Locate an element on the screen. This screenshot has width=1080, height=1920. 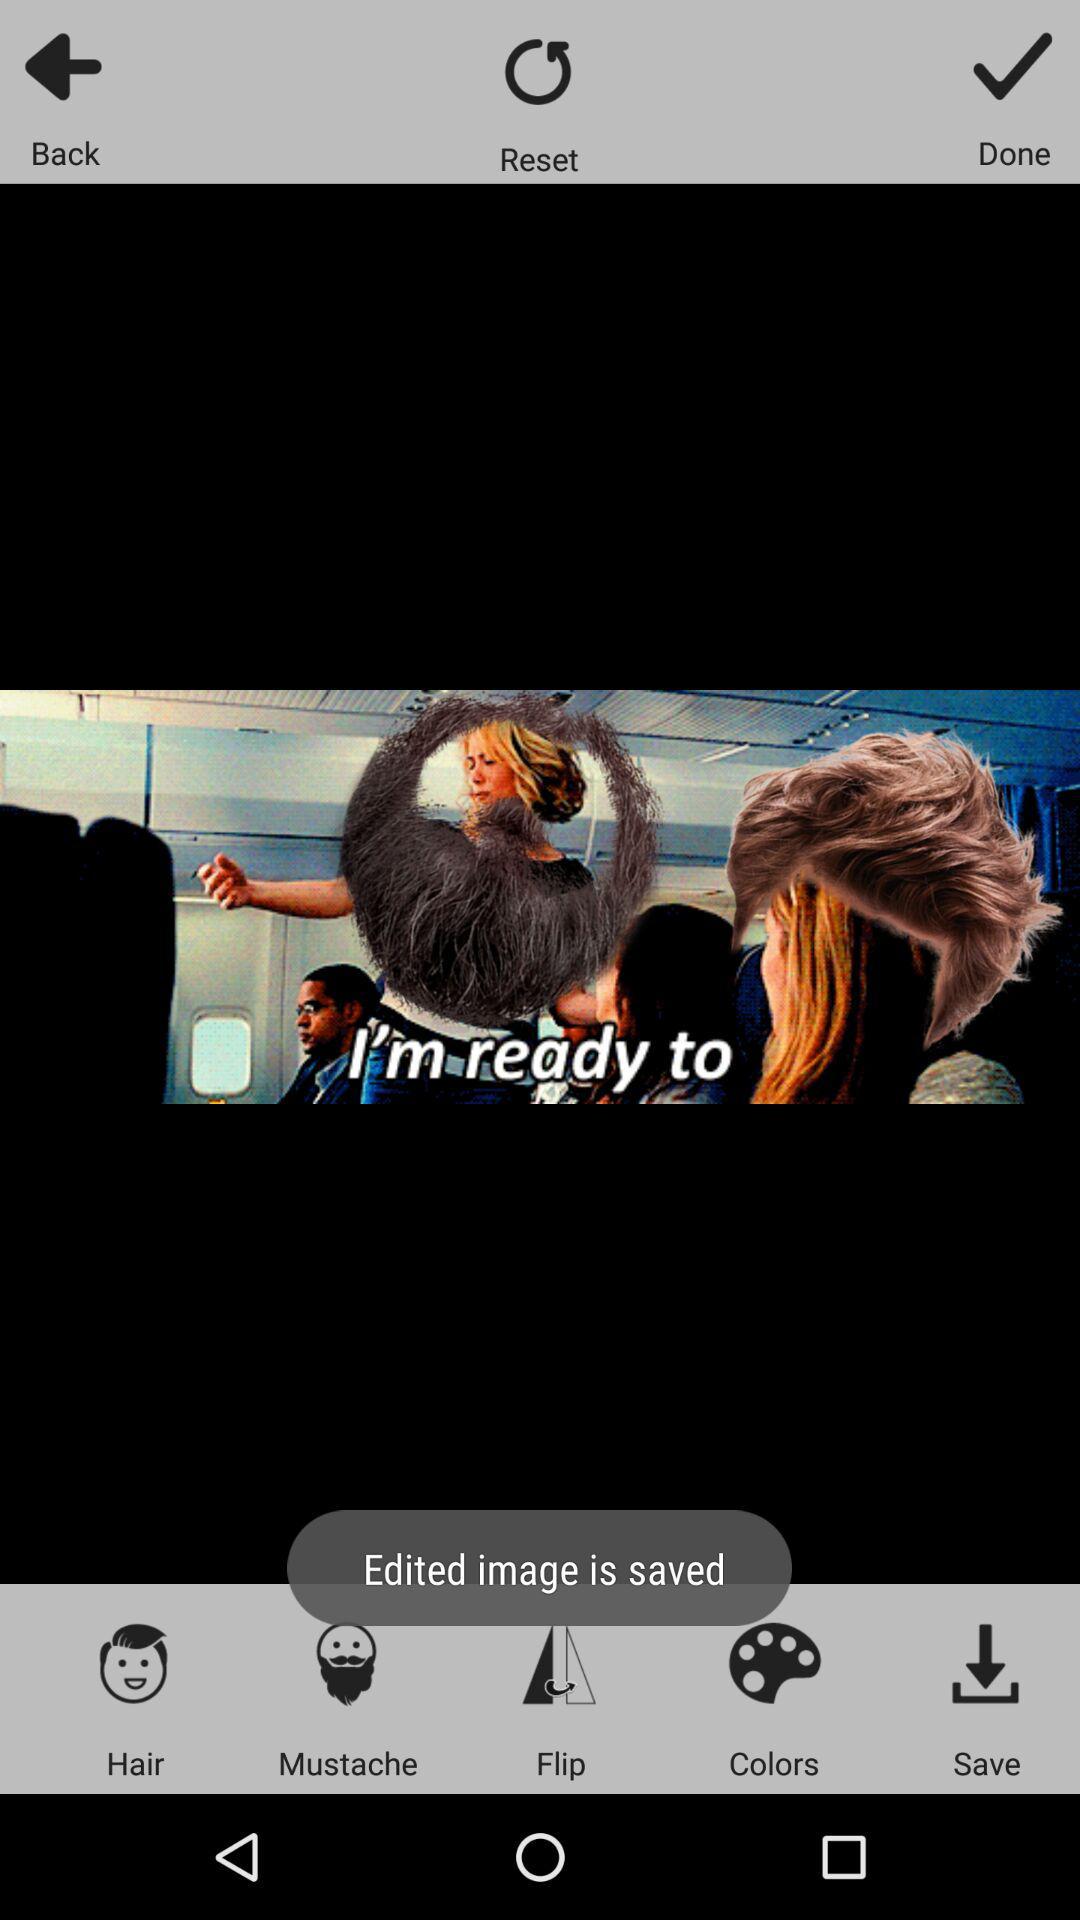
flip image is located at coordinates (560, 1662).